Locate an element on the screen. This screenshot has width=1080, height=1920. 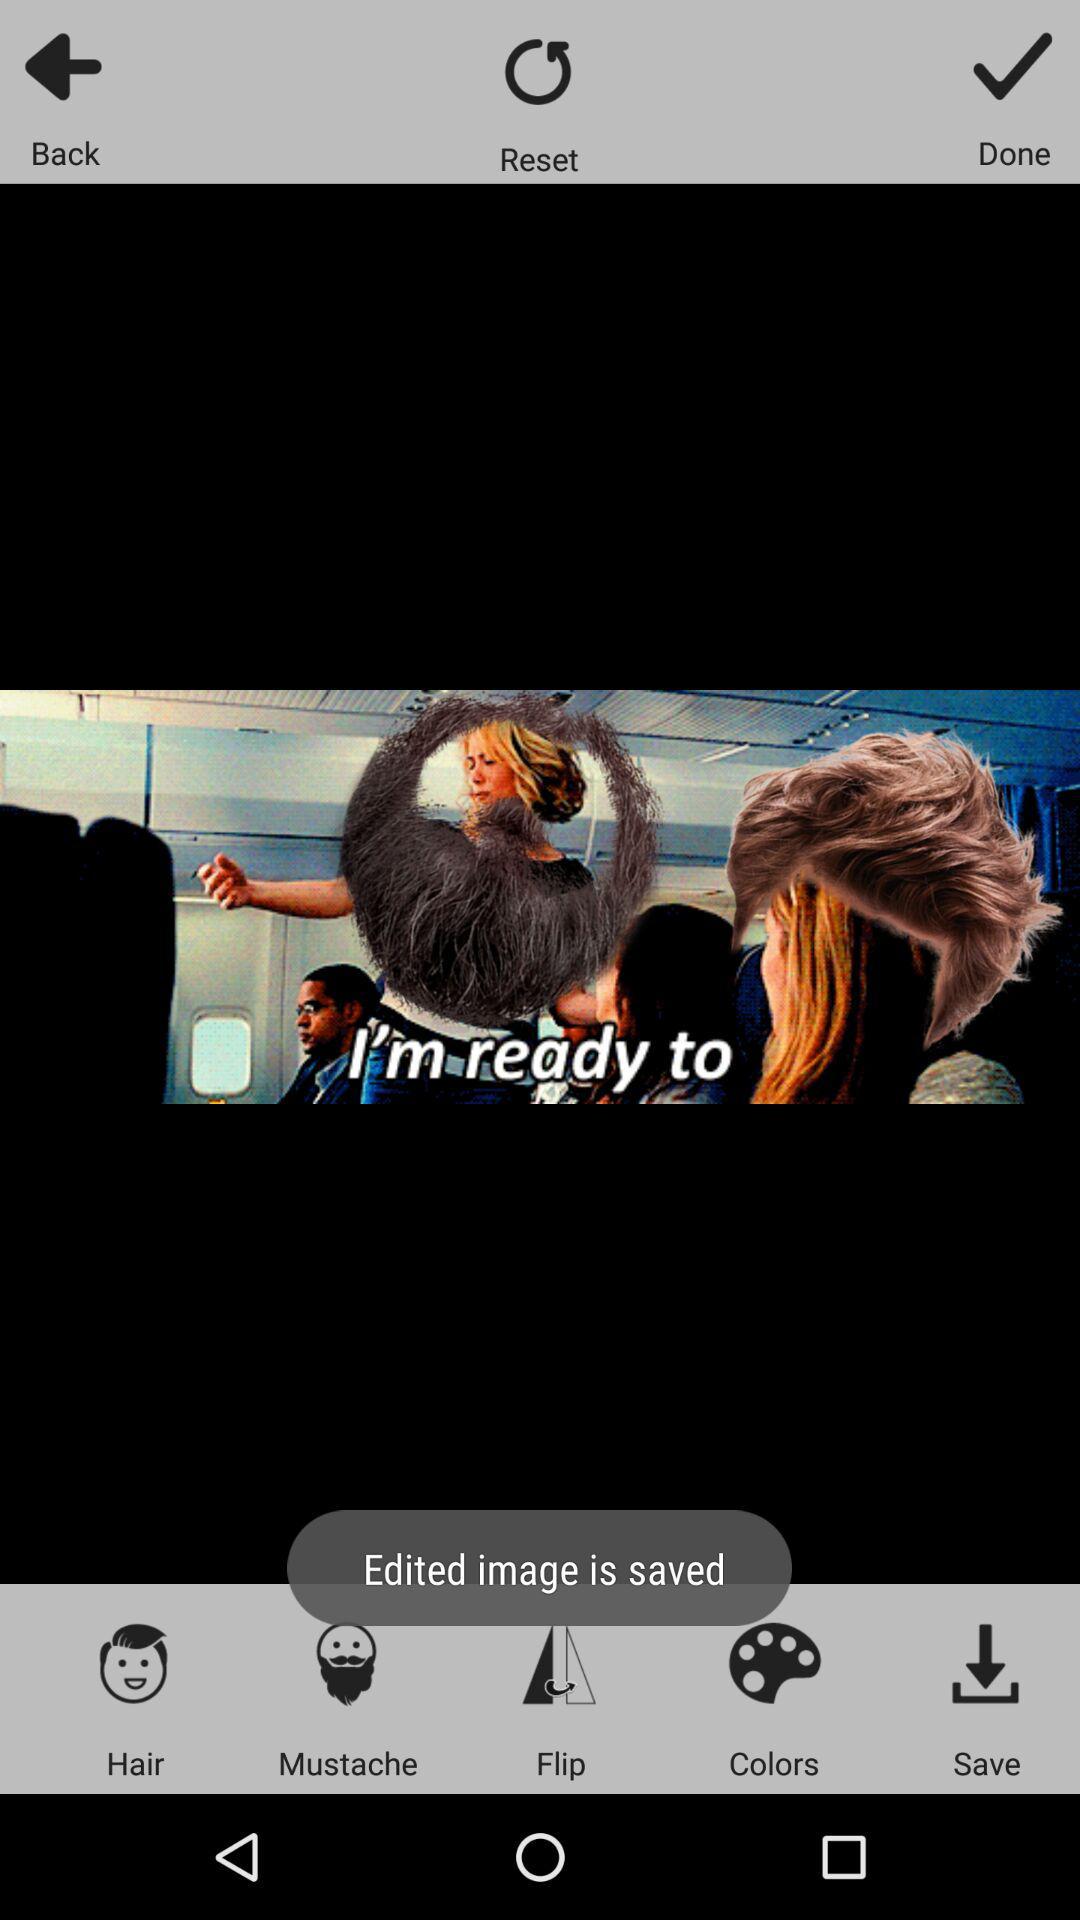
flip image is located at coordinates (560, 1662).